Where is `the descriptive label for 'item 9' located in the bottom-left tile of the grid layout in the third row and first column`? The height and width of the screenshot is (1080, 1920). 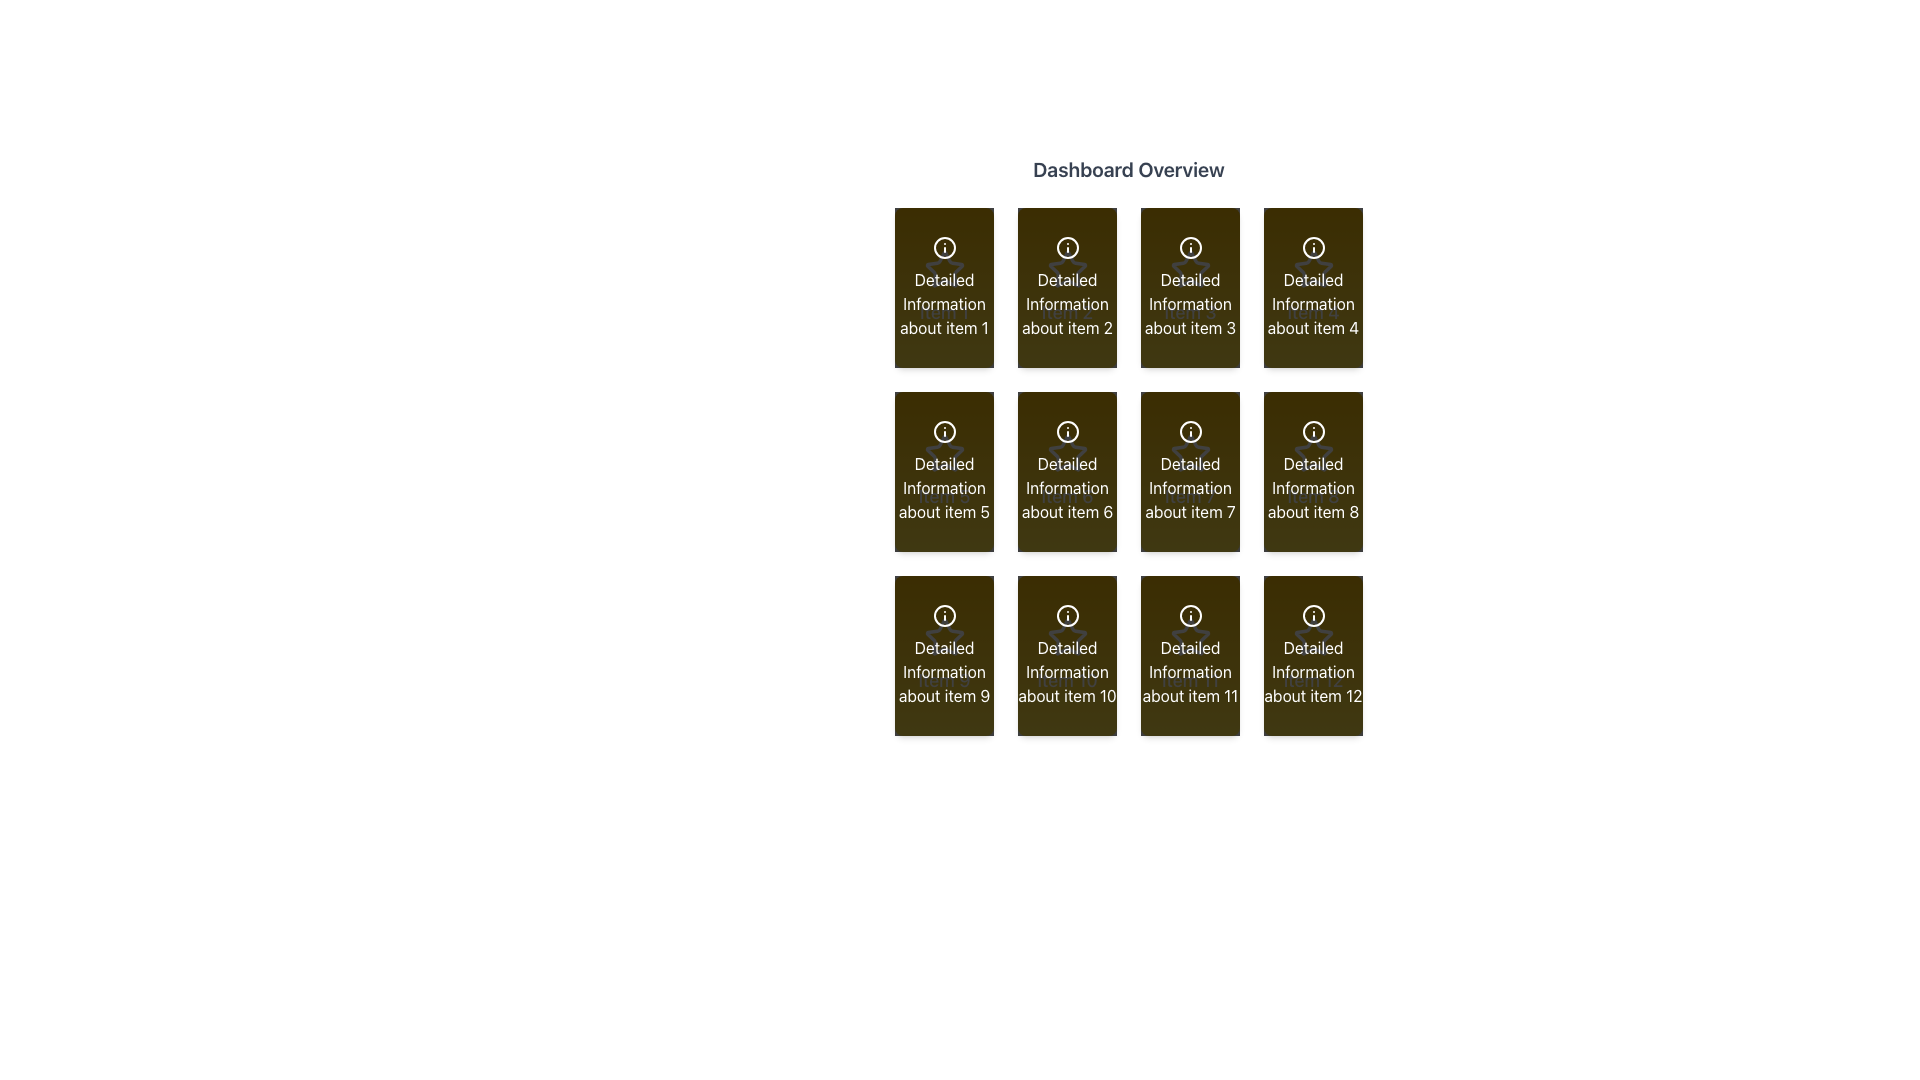
the descriptive label for 'item 9' located in the bottom-left tile of the grid layout in the third row and first column is located at coordinates (943, 671).